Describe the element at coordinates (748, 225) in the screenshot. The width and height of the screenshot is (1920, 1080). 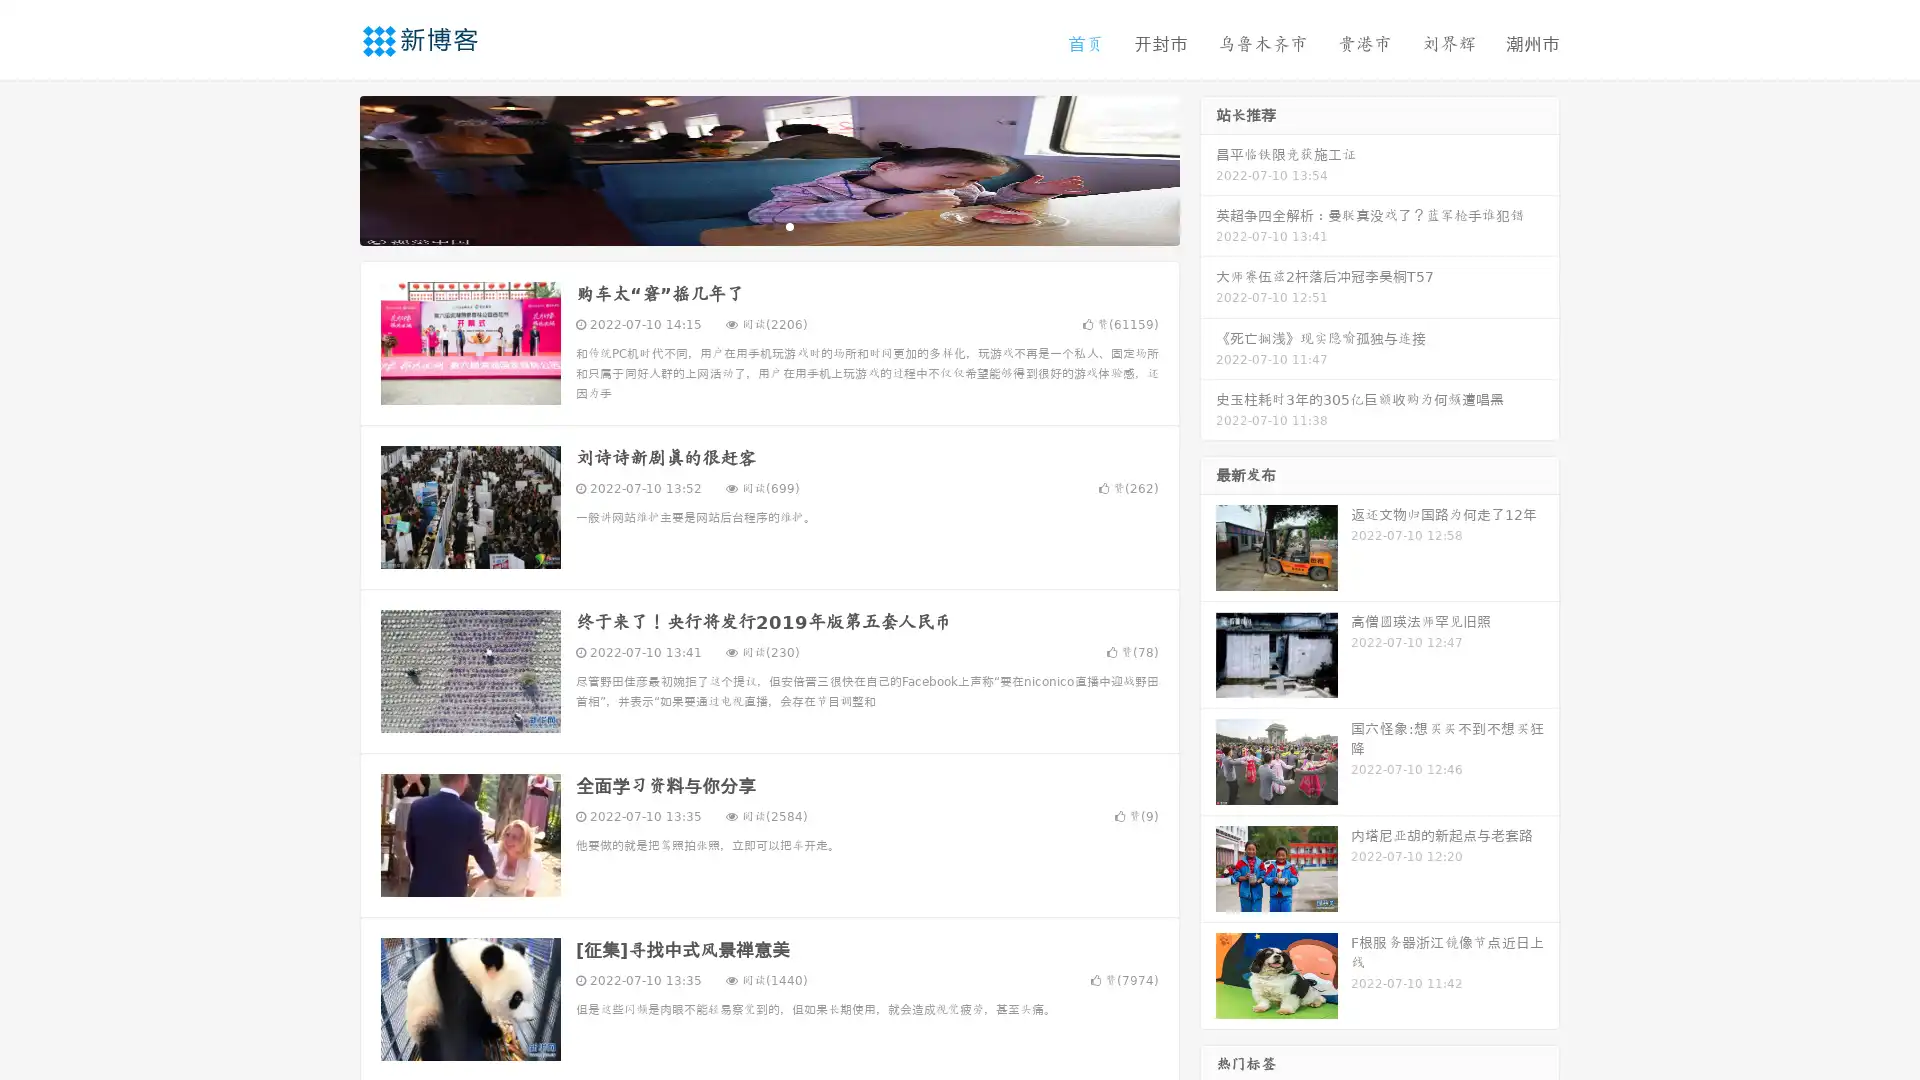
I see `Go to slide 1` at that location.